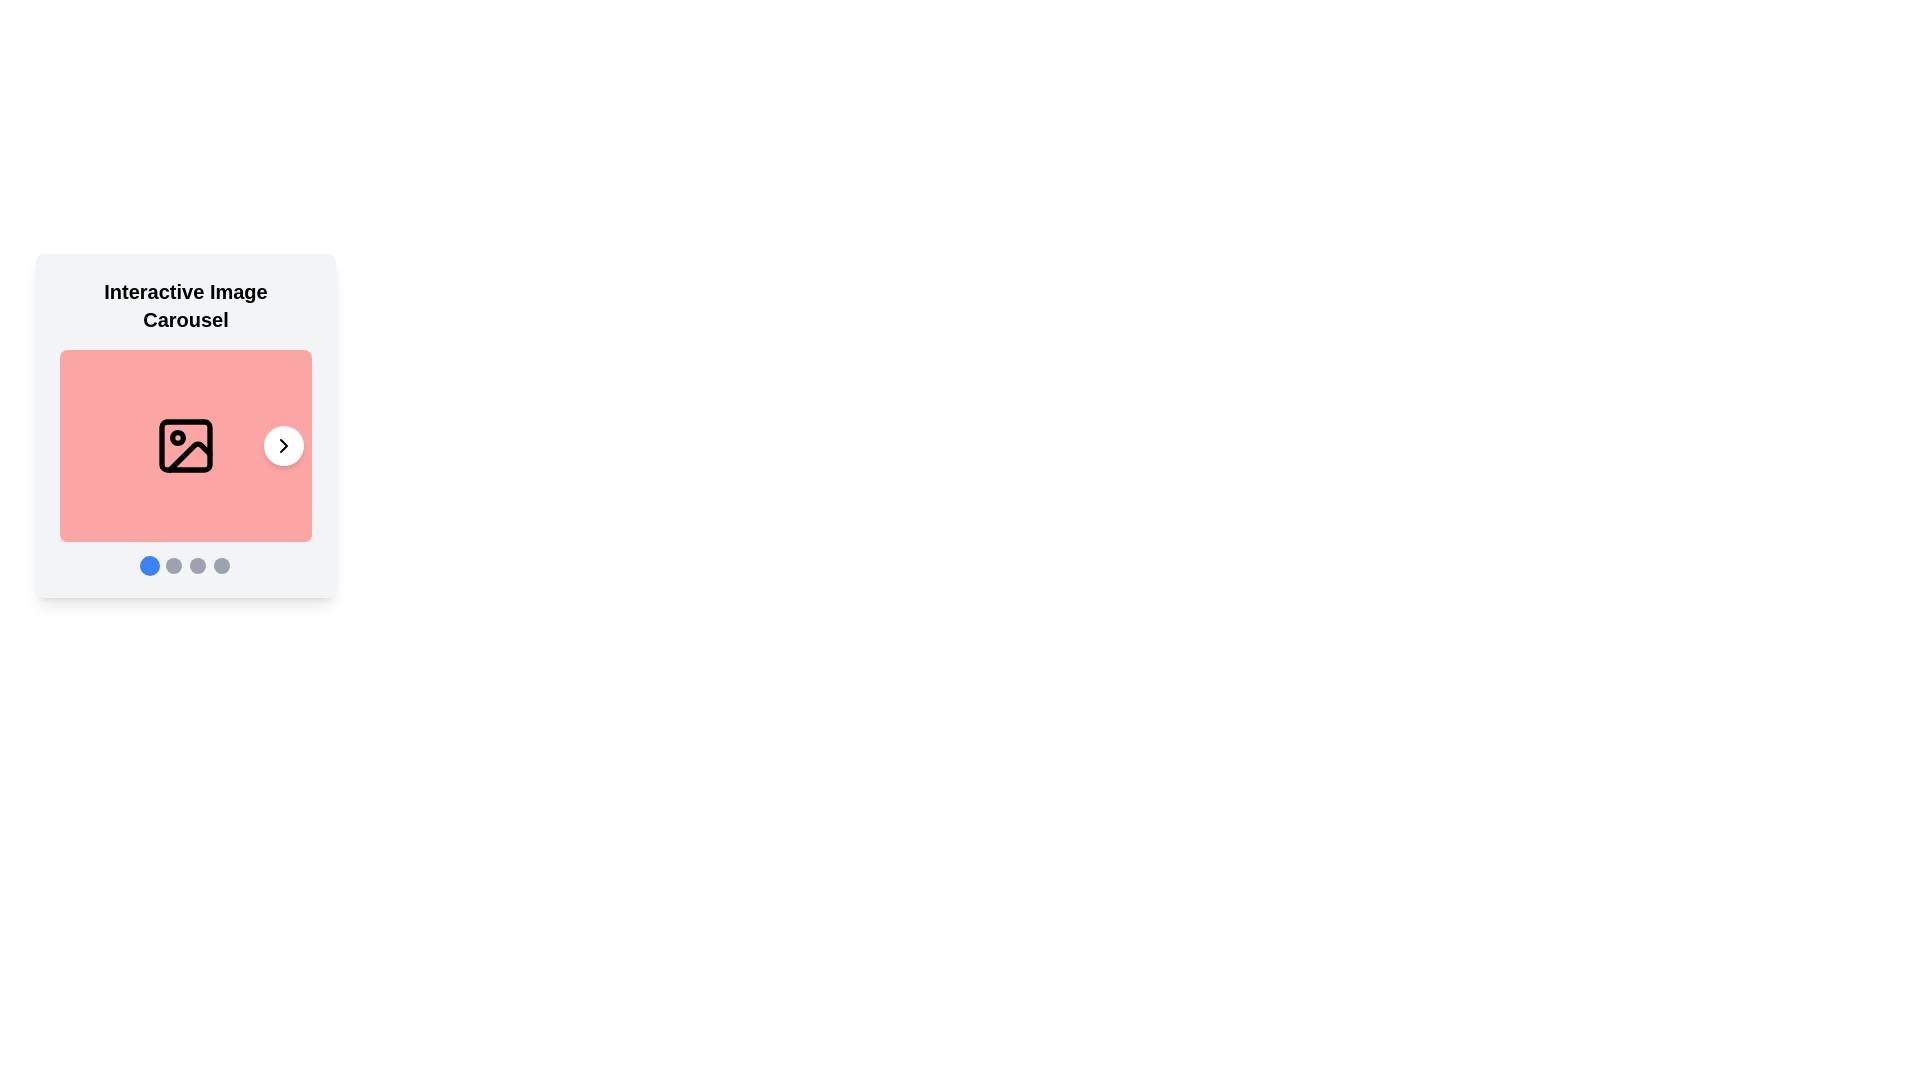  What do you see at coordinates (282, 445) in the screenshot?
I see `the right-facing chevron arrow icon located centrally within the circular button of the carousel navigation control` at bounding box center [282, 445].